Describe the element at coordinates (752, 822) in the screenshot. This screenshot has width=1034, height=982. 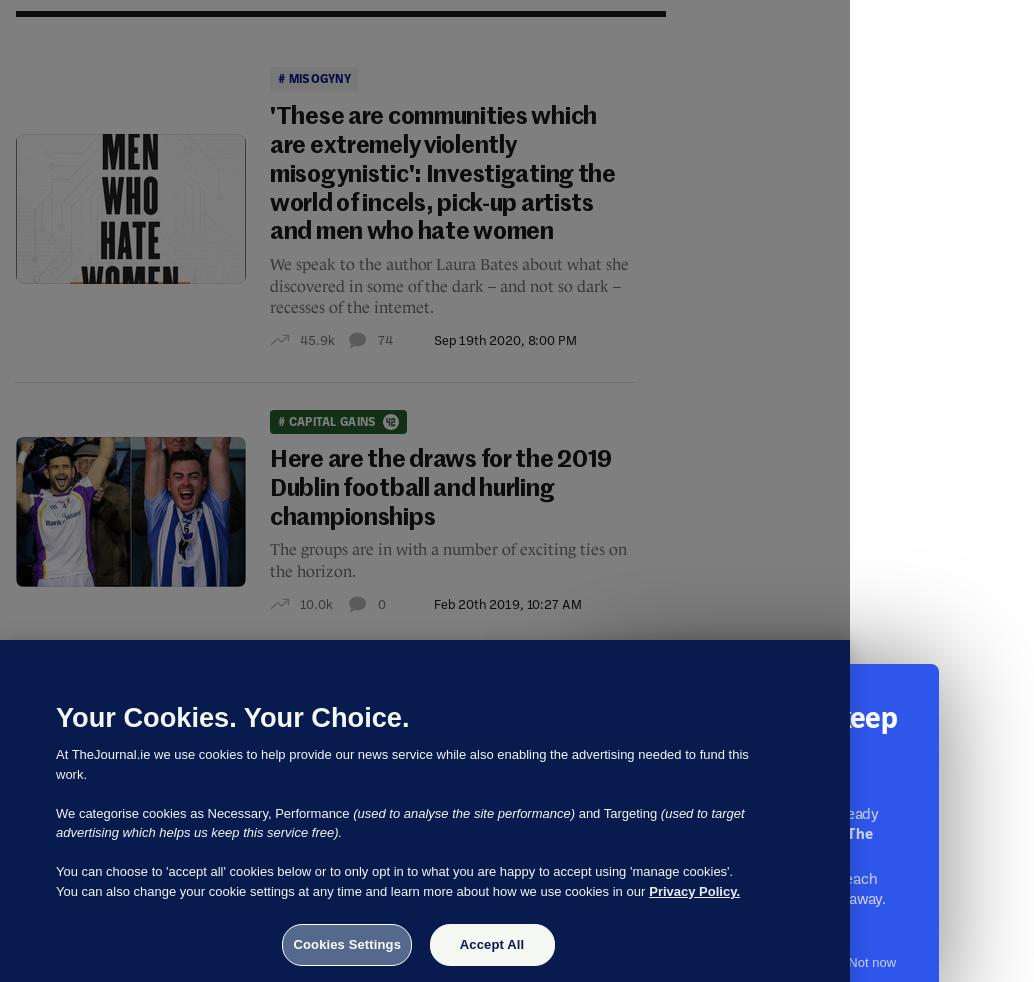
I see `'More than 5,000 readers have already pitched in to keep'` at that location.